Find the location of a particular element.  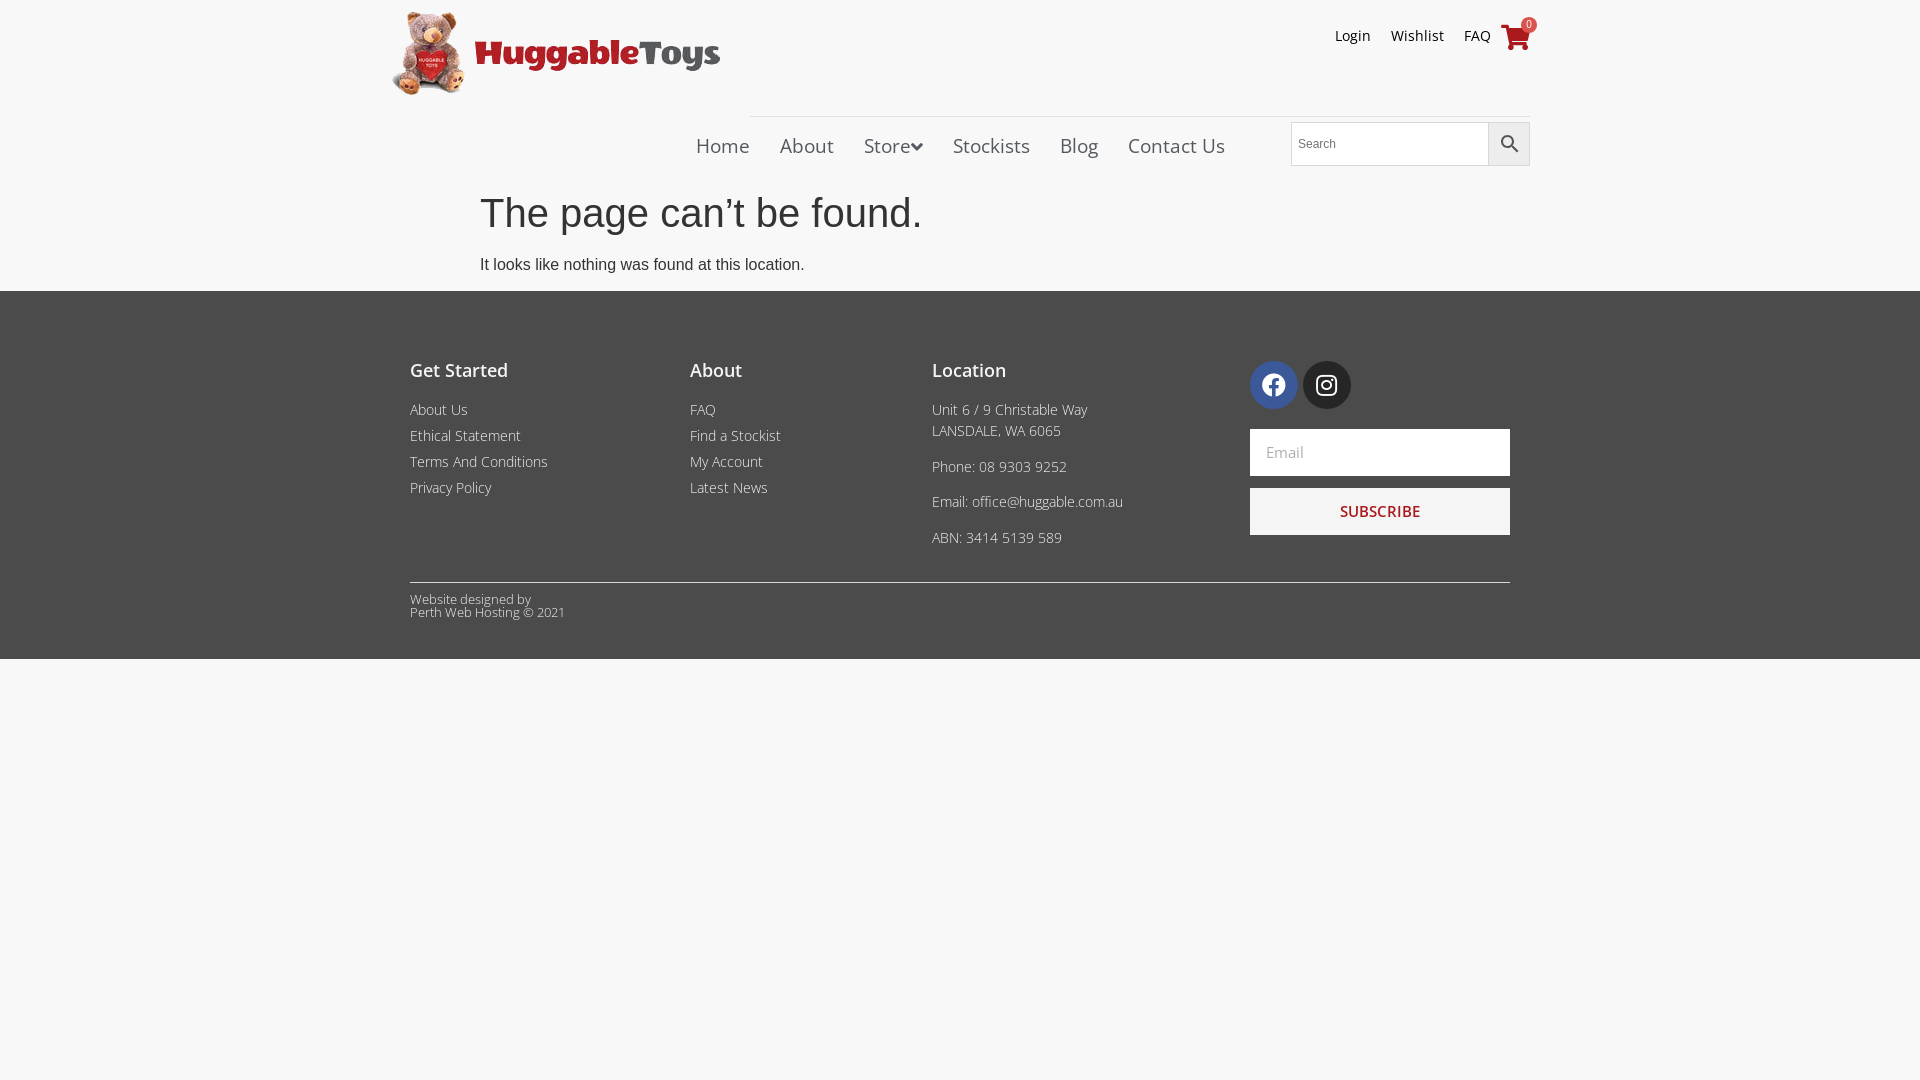

'0' is located at coordinates (1501, 37).